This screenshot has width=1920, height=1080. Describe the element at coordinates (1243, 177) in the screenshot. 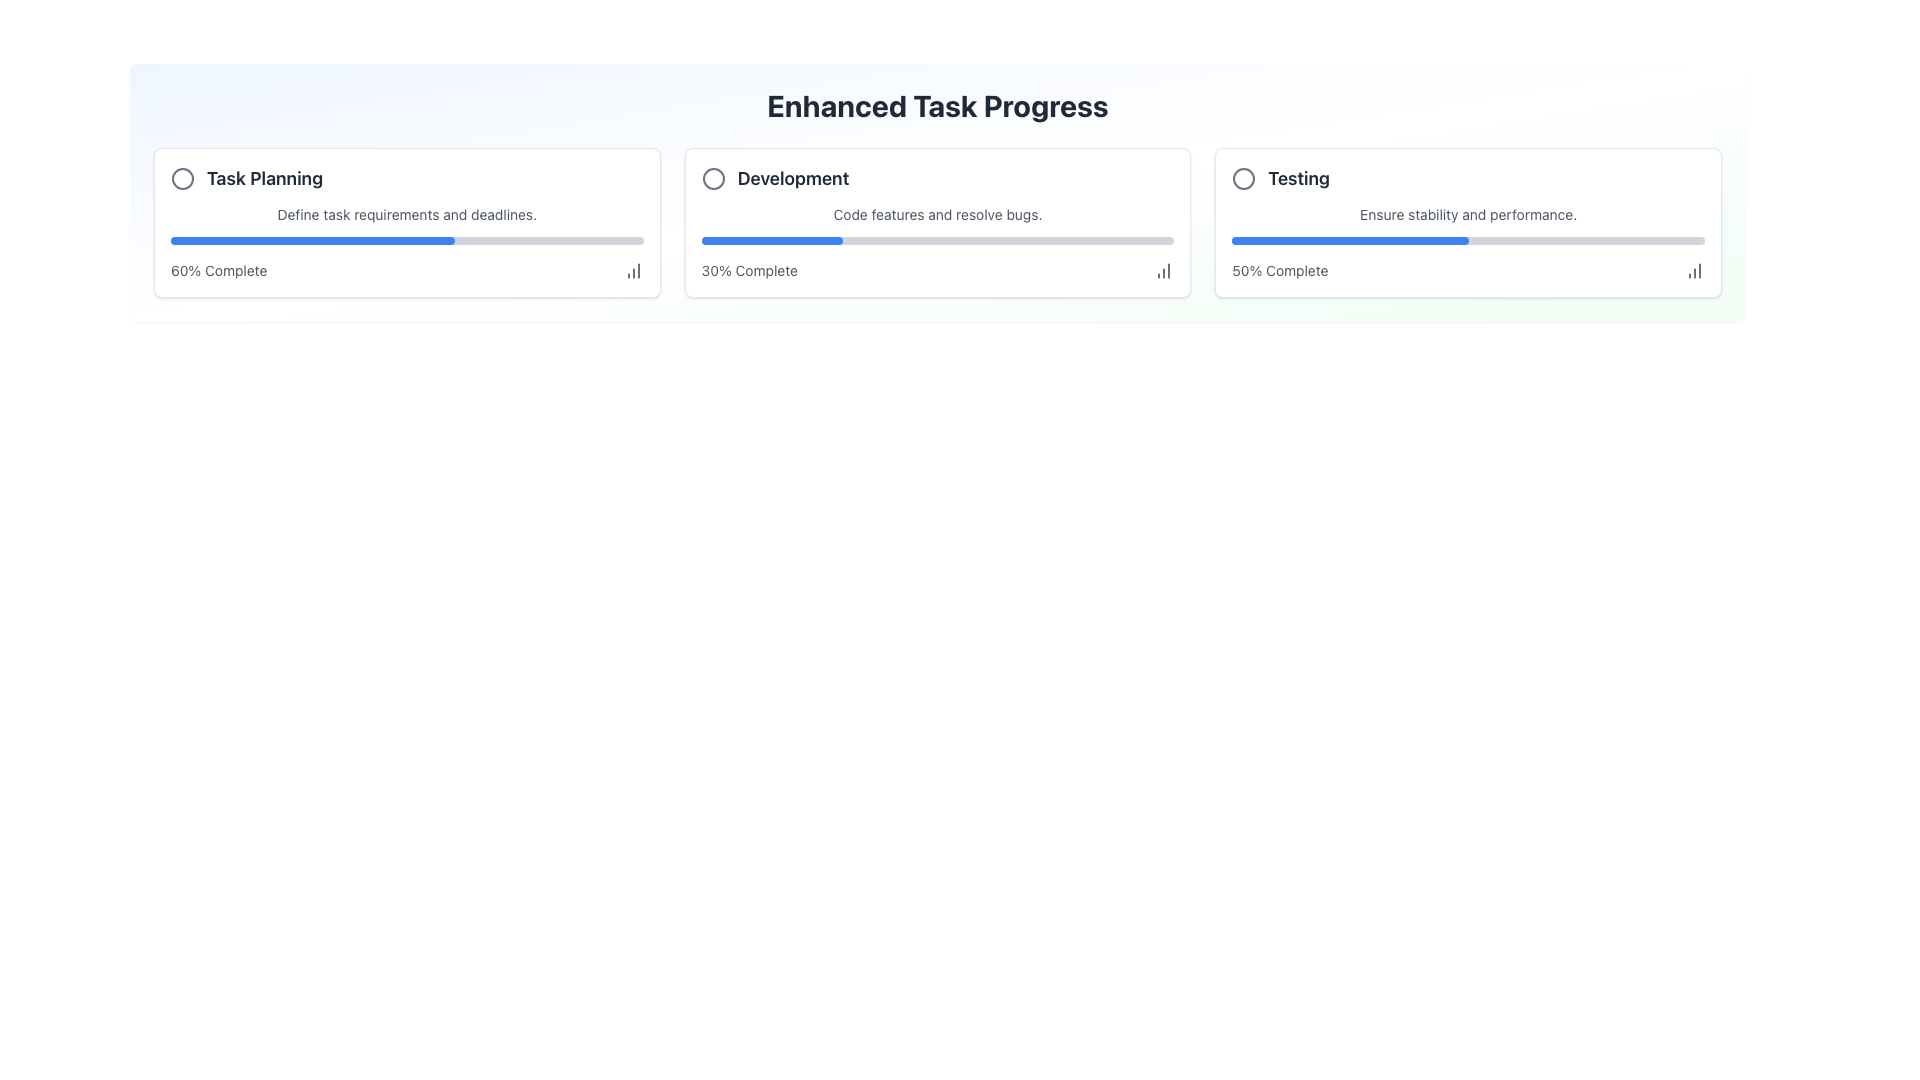

I see `the circular icon resembling an unselected radio button, located to the left of the text 'Testing'` at that location.